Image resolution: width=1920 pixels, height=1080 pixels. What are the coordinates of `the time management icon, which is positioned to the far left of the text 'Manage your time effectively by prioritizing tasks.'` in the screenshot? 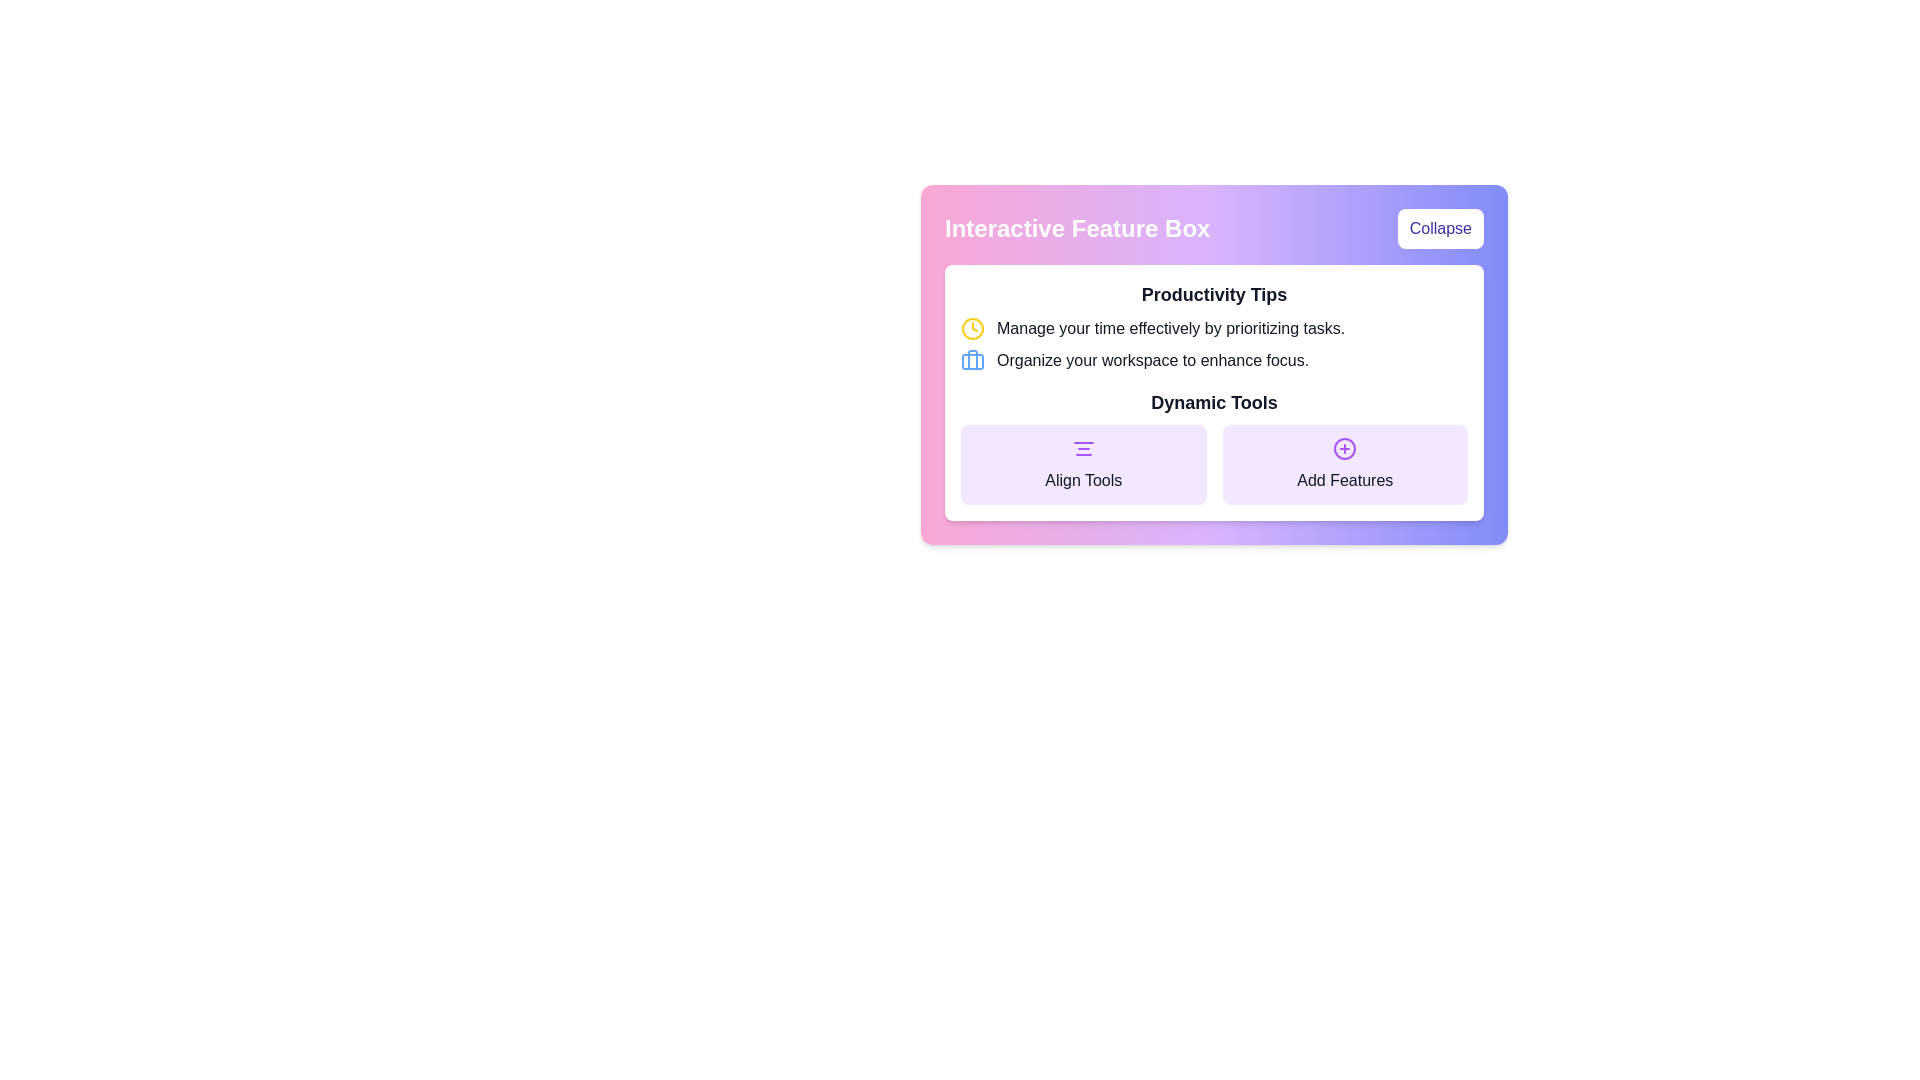 It's located at (973, 327).